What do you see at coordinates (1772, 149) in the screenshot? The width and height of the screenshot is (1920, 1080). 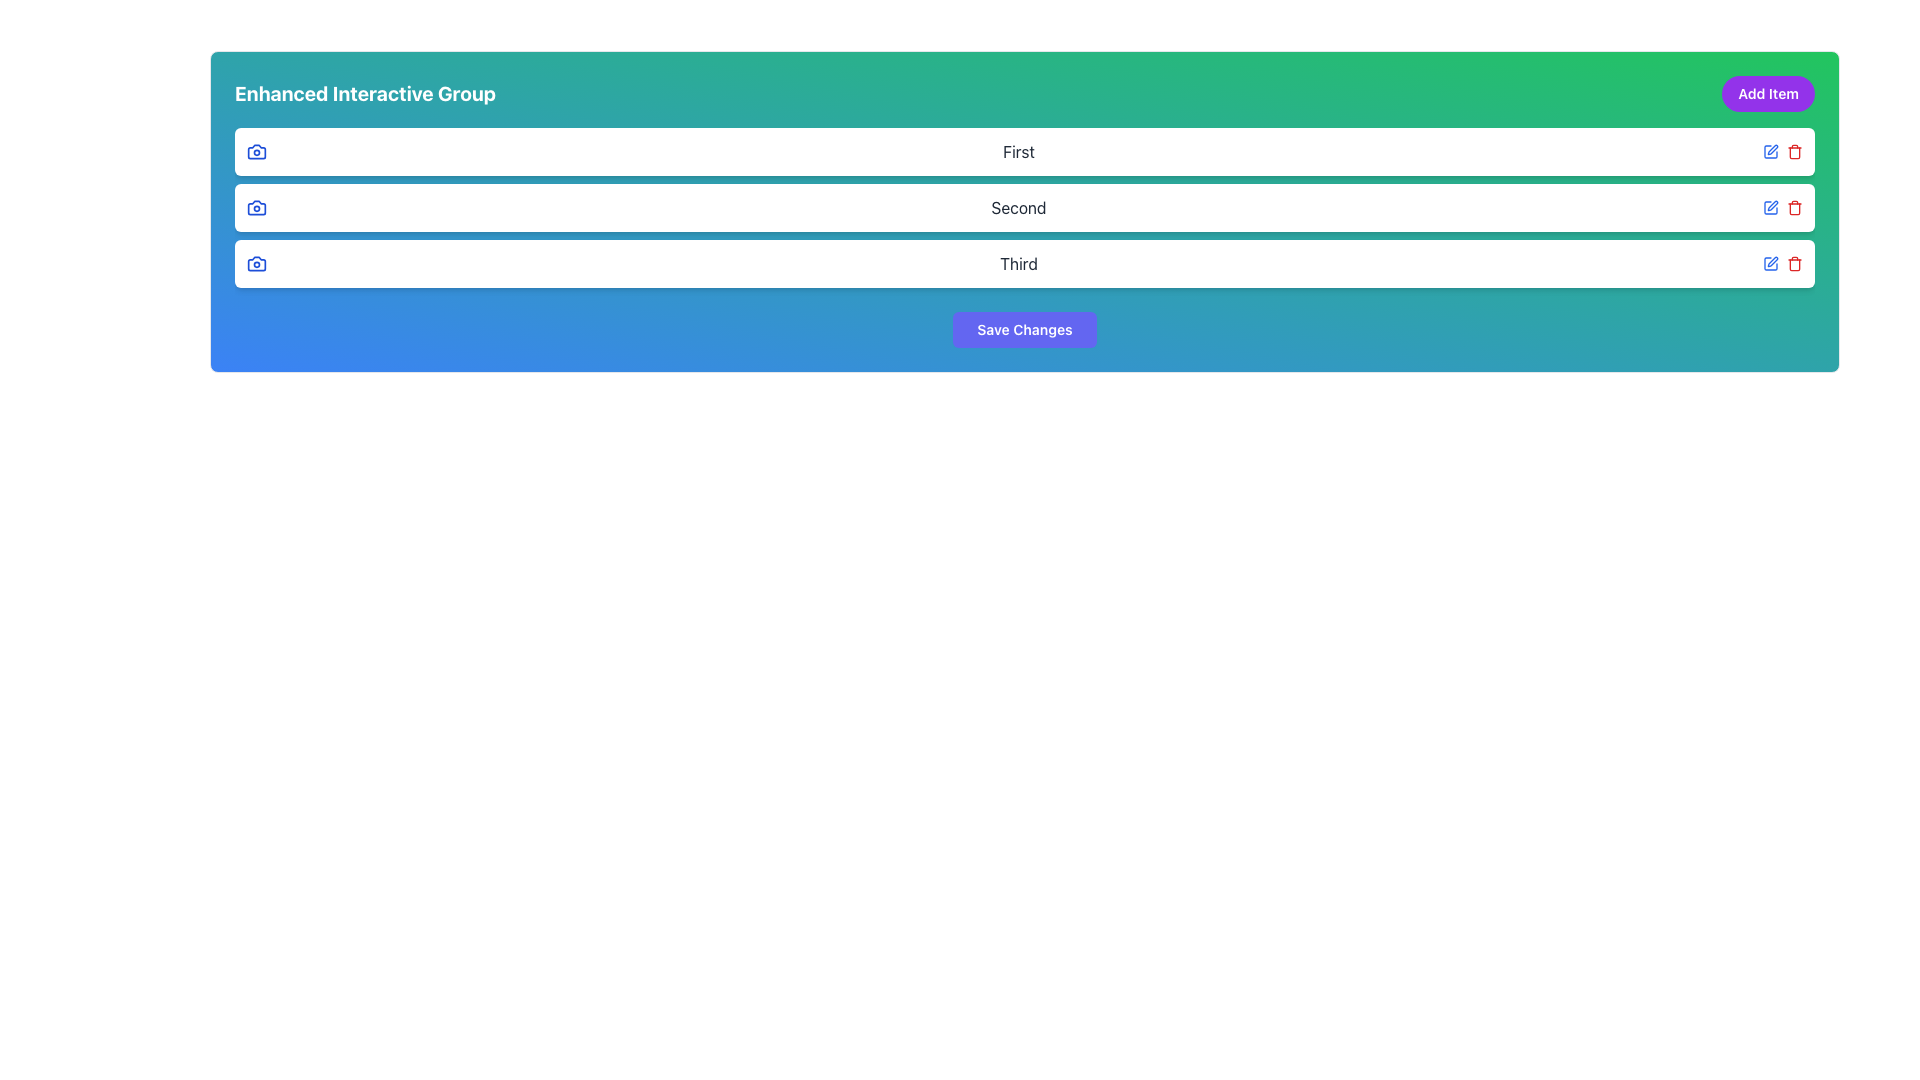 I see `the pen icon button located in the top-right corner of the first row` at bounding box center [1772, 149].